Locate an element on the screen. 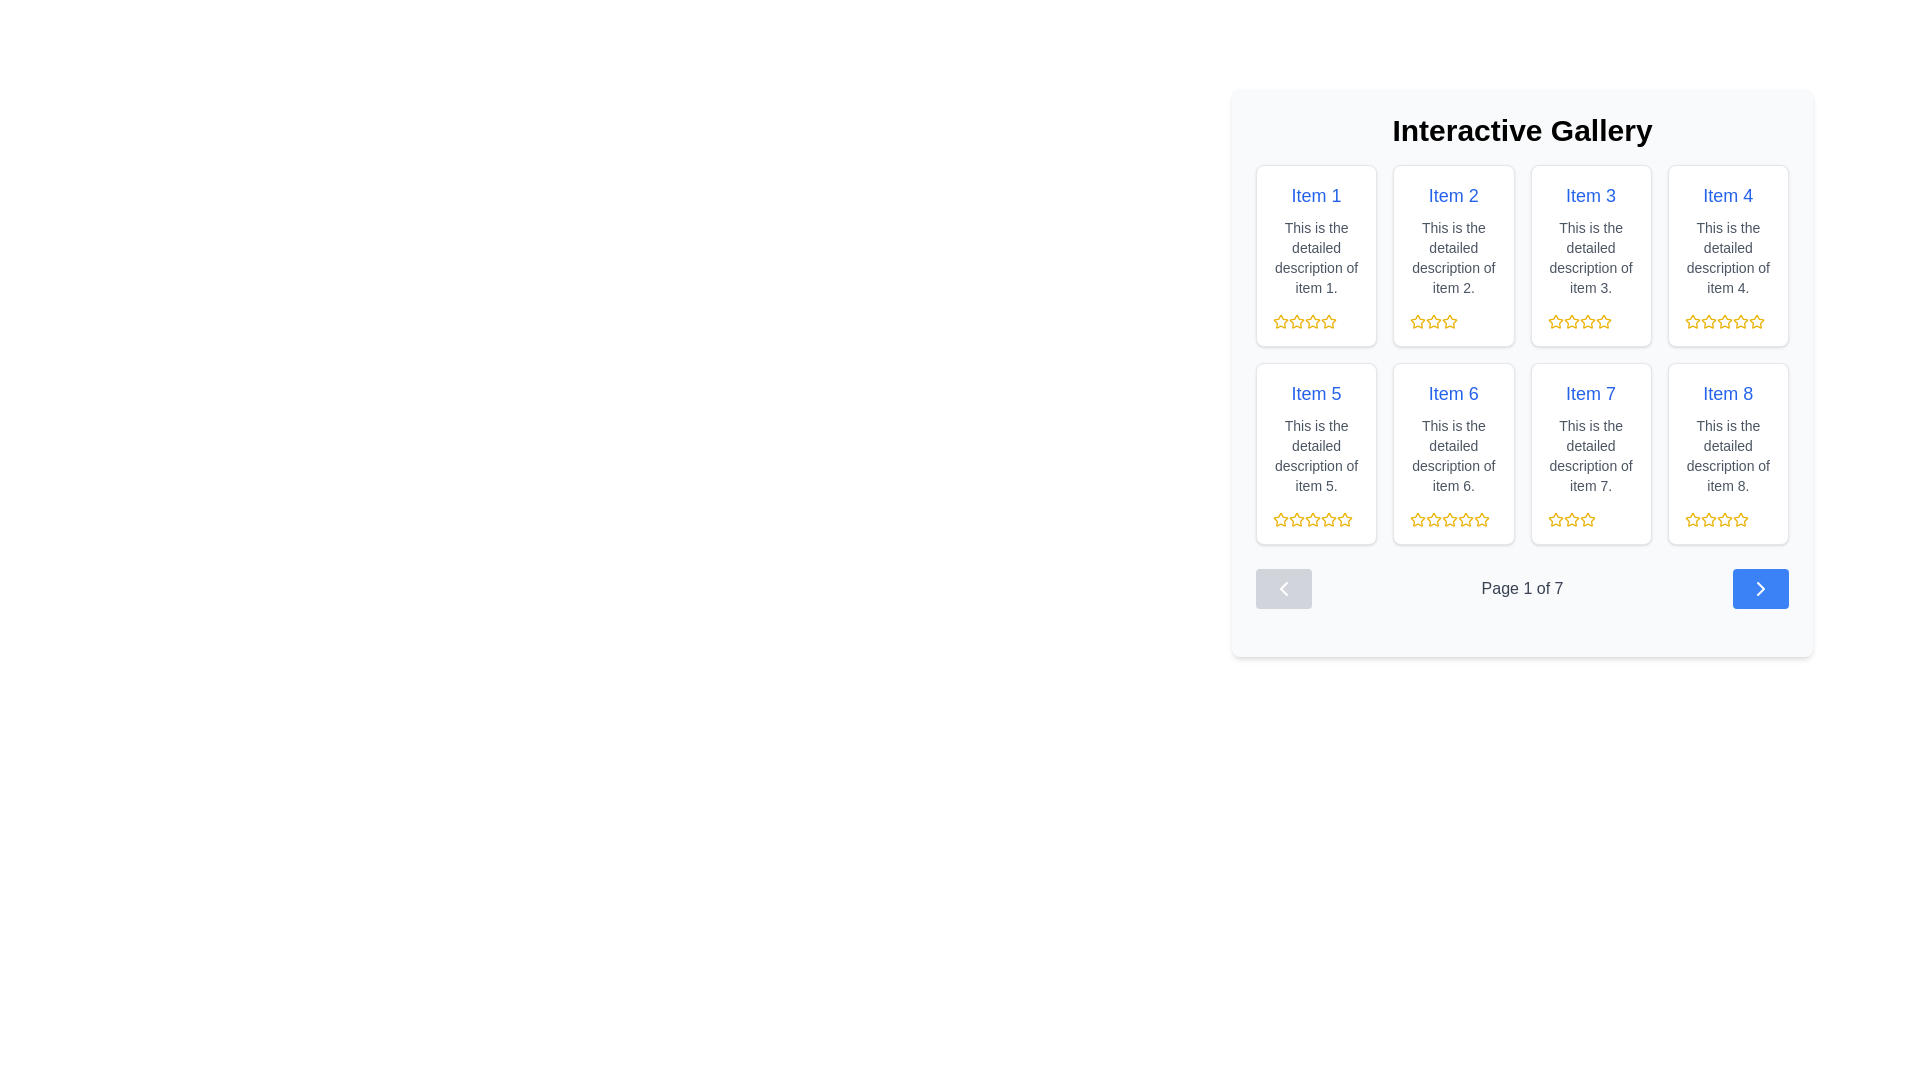  the third star icon to rate 'Item 3' in the gallery is located at coordinates (1570, 320).